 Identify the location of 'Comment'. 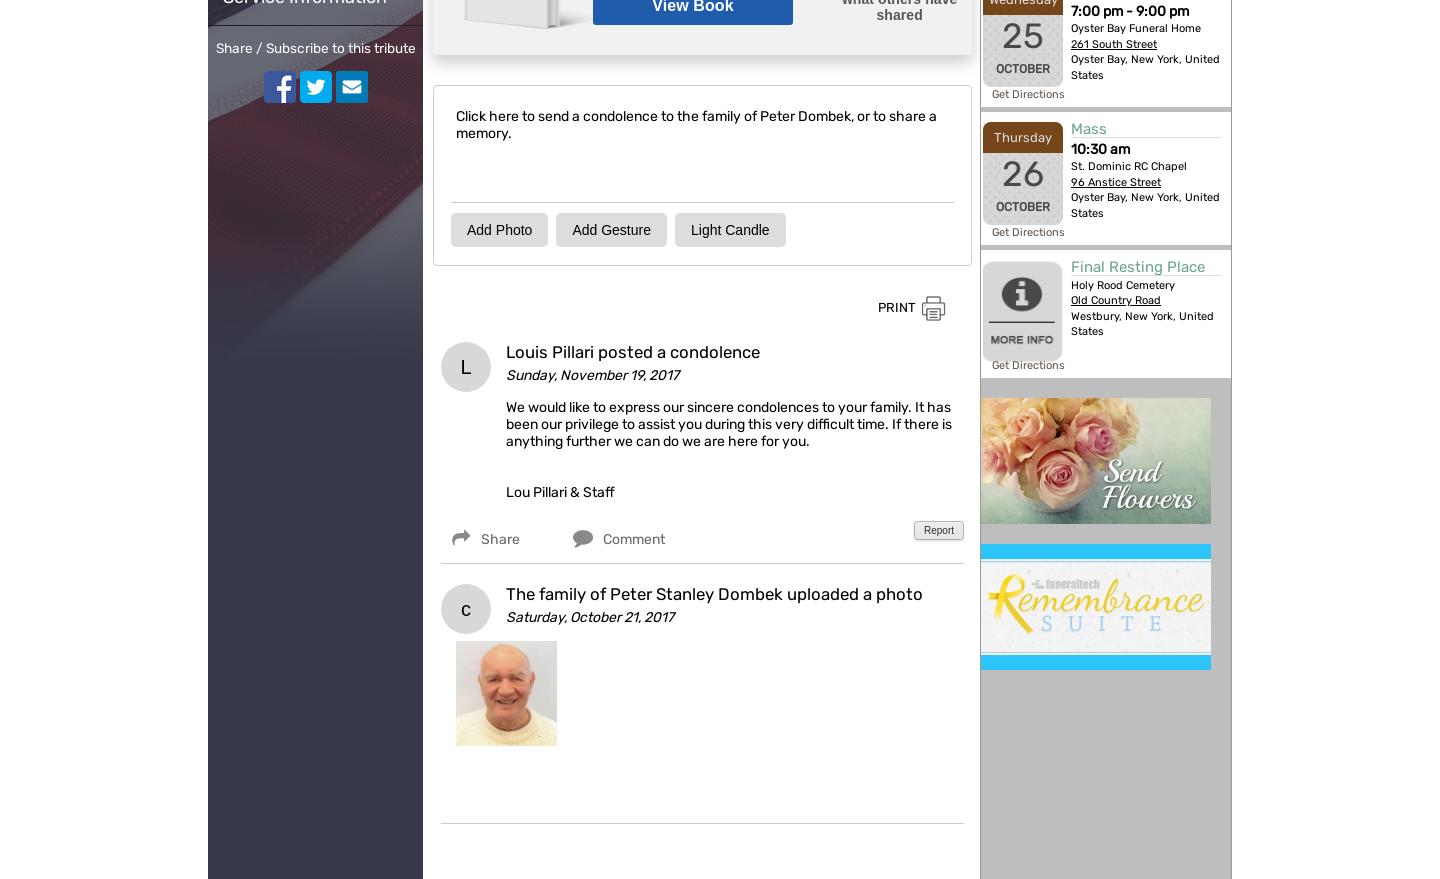
(602, 538).